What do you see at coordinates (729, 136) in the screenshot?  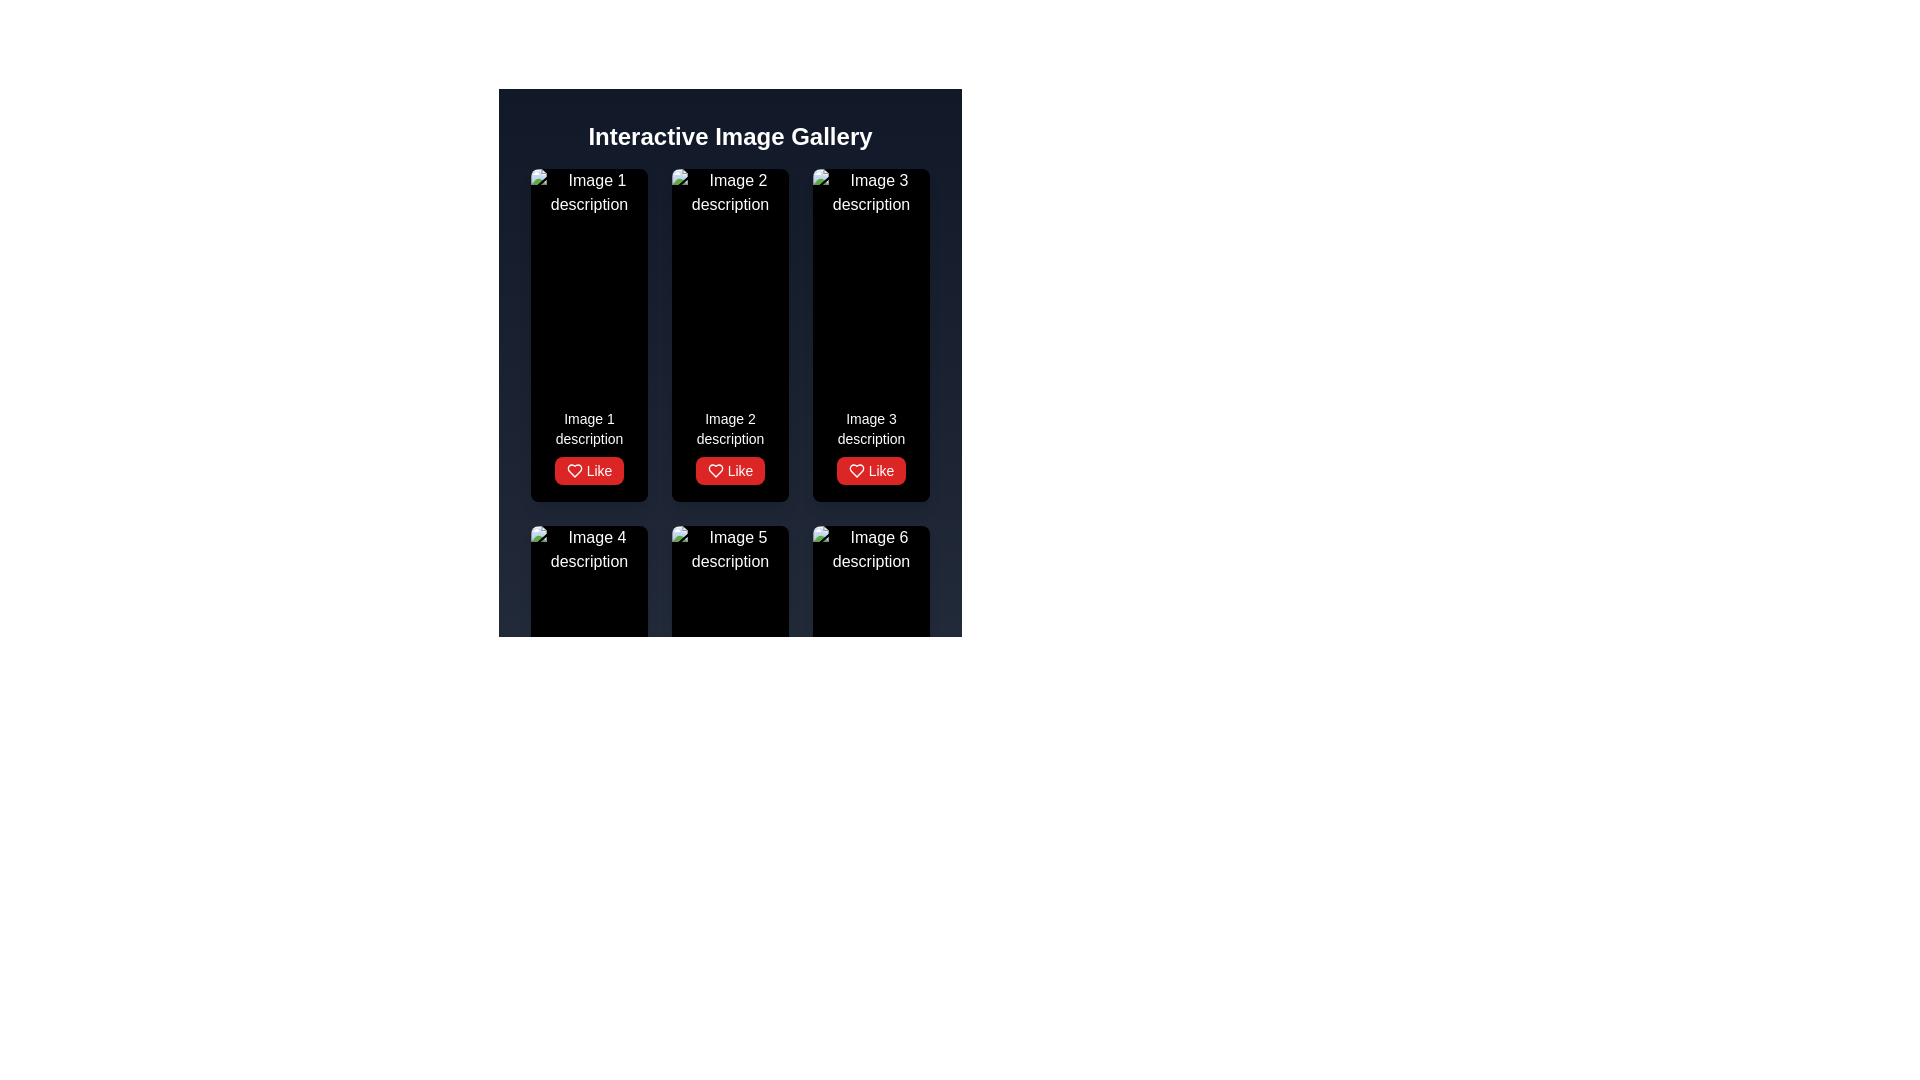 I see `the large, bold text label reading 'Interactive Image Gallery' located at the top center of the interface` at bounding box center [729, 136].